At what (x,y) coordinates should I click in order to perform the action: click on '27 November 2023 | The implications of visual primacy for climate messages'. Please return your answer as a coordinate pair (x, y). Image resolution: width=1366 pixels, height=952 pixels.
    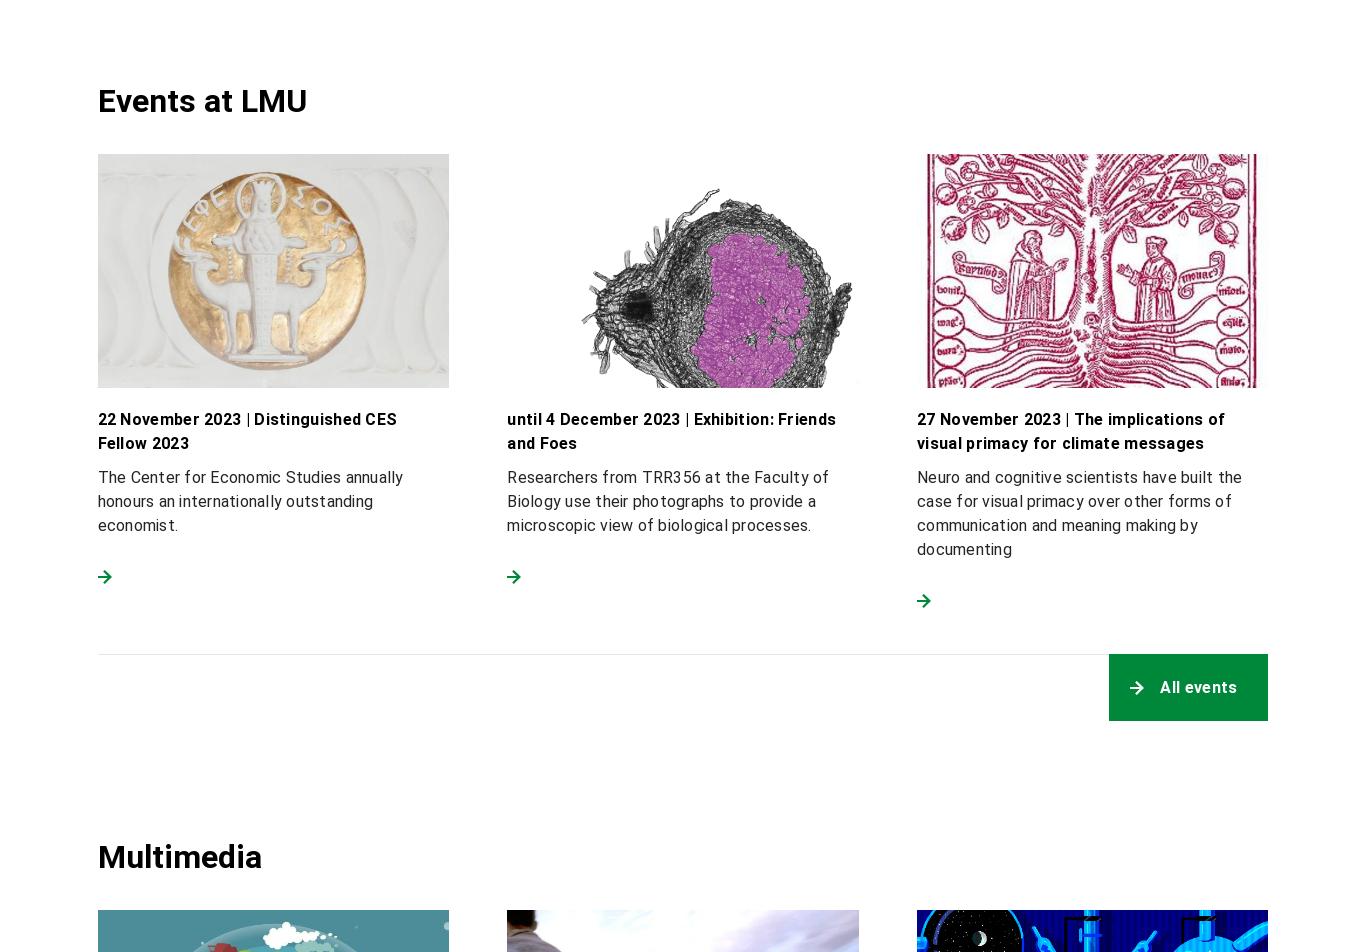
    Looking at the image, I should click on (1069, 431).